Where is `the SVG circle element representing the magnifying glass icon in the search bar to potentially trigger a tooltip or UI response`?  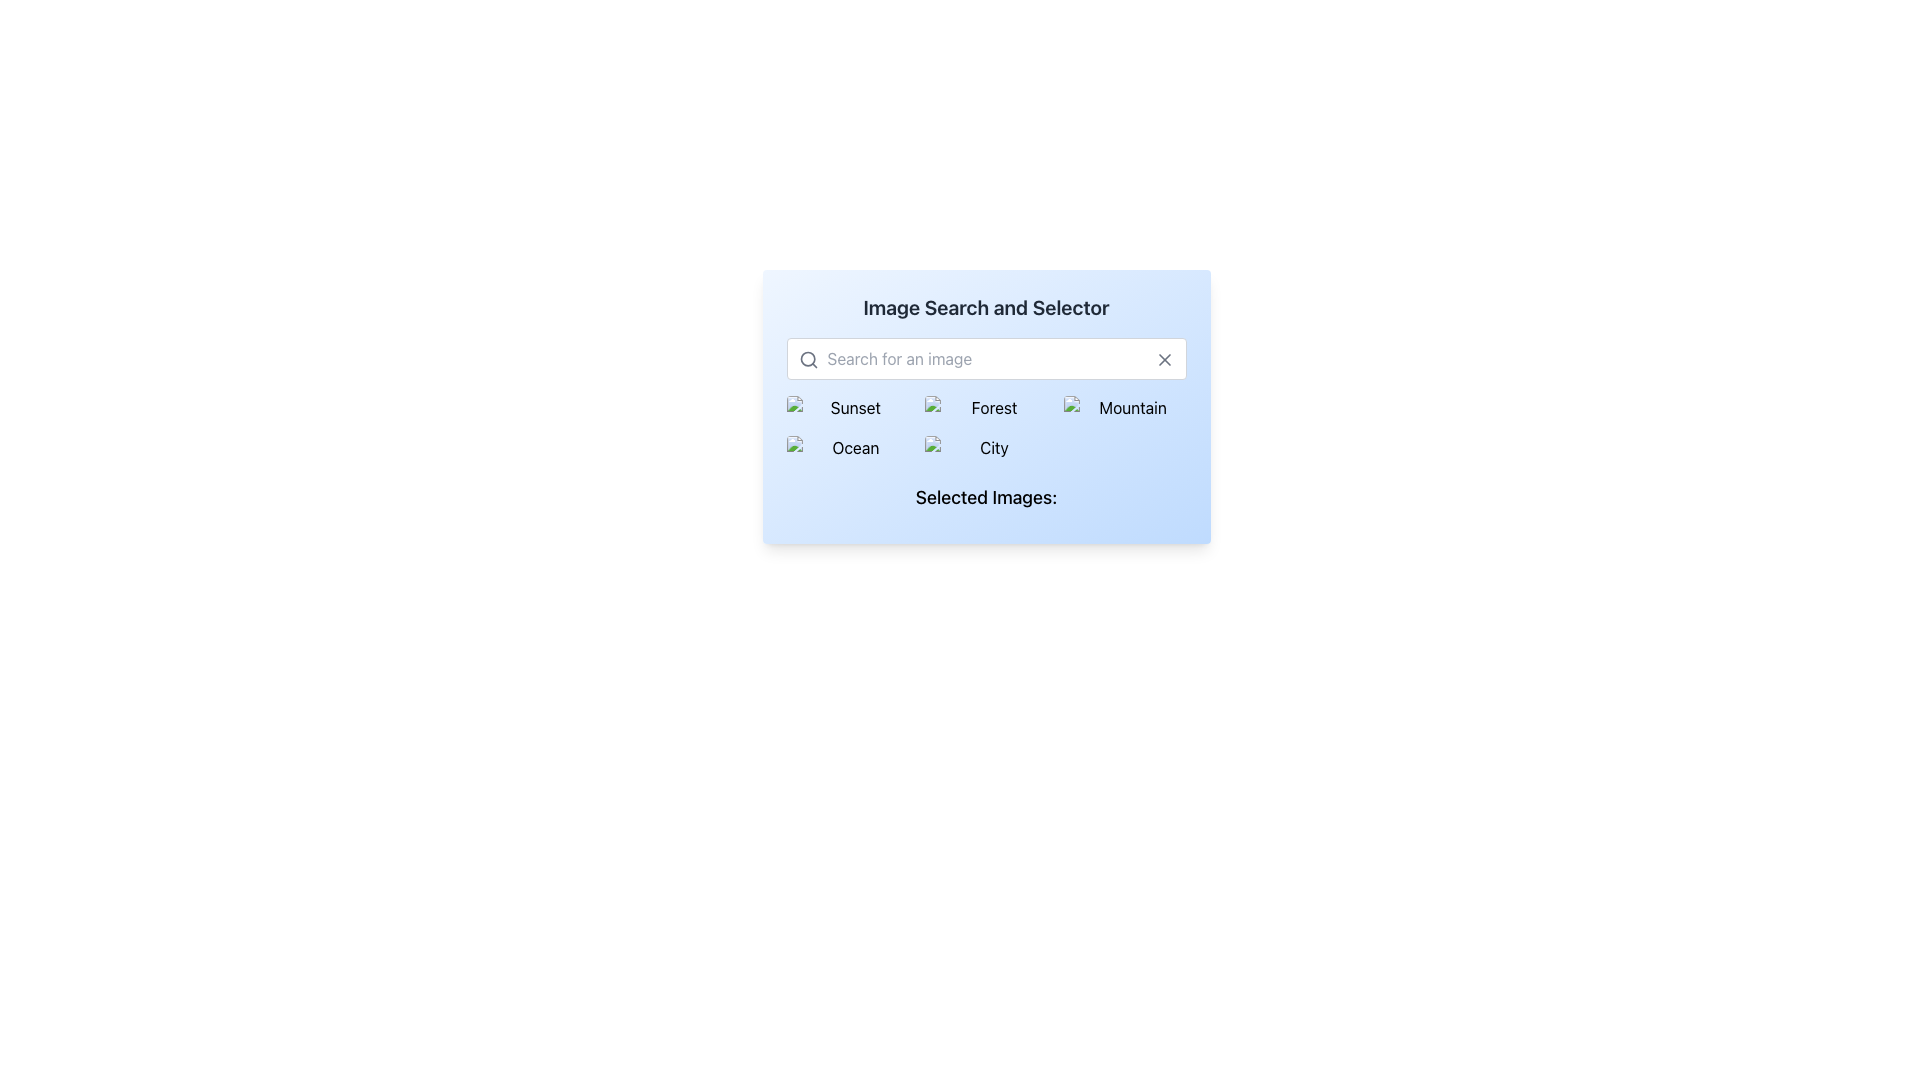 the SVG circle element representing the magnifying glass icon in the search bar to potentially trigger a tooltip or UI response is located at coordinates (807, 358).